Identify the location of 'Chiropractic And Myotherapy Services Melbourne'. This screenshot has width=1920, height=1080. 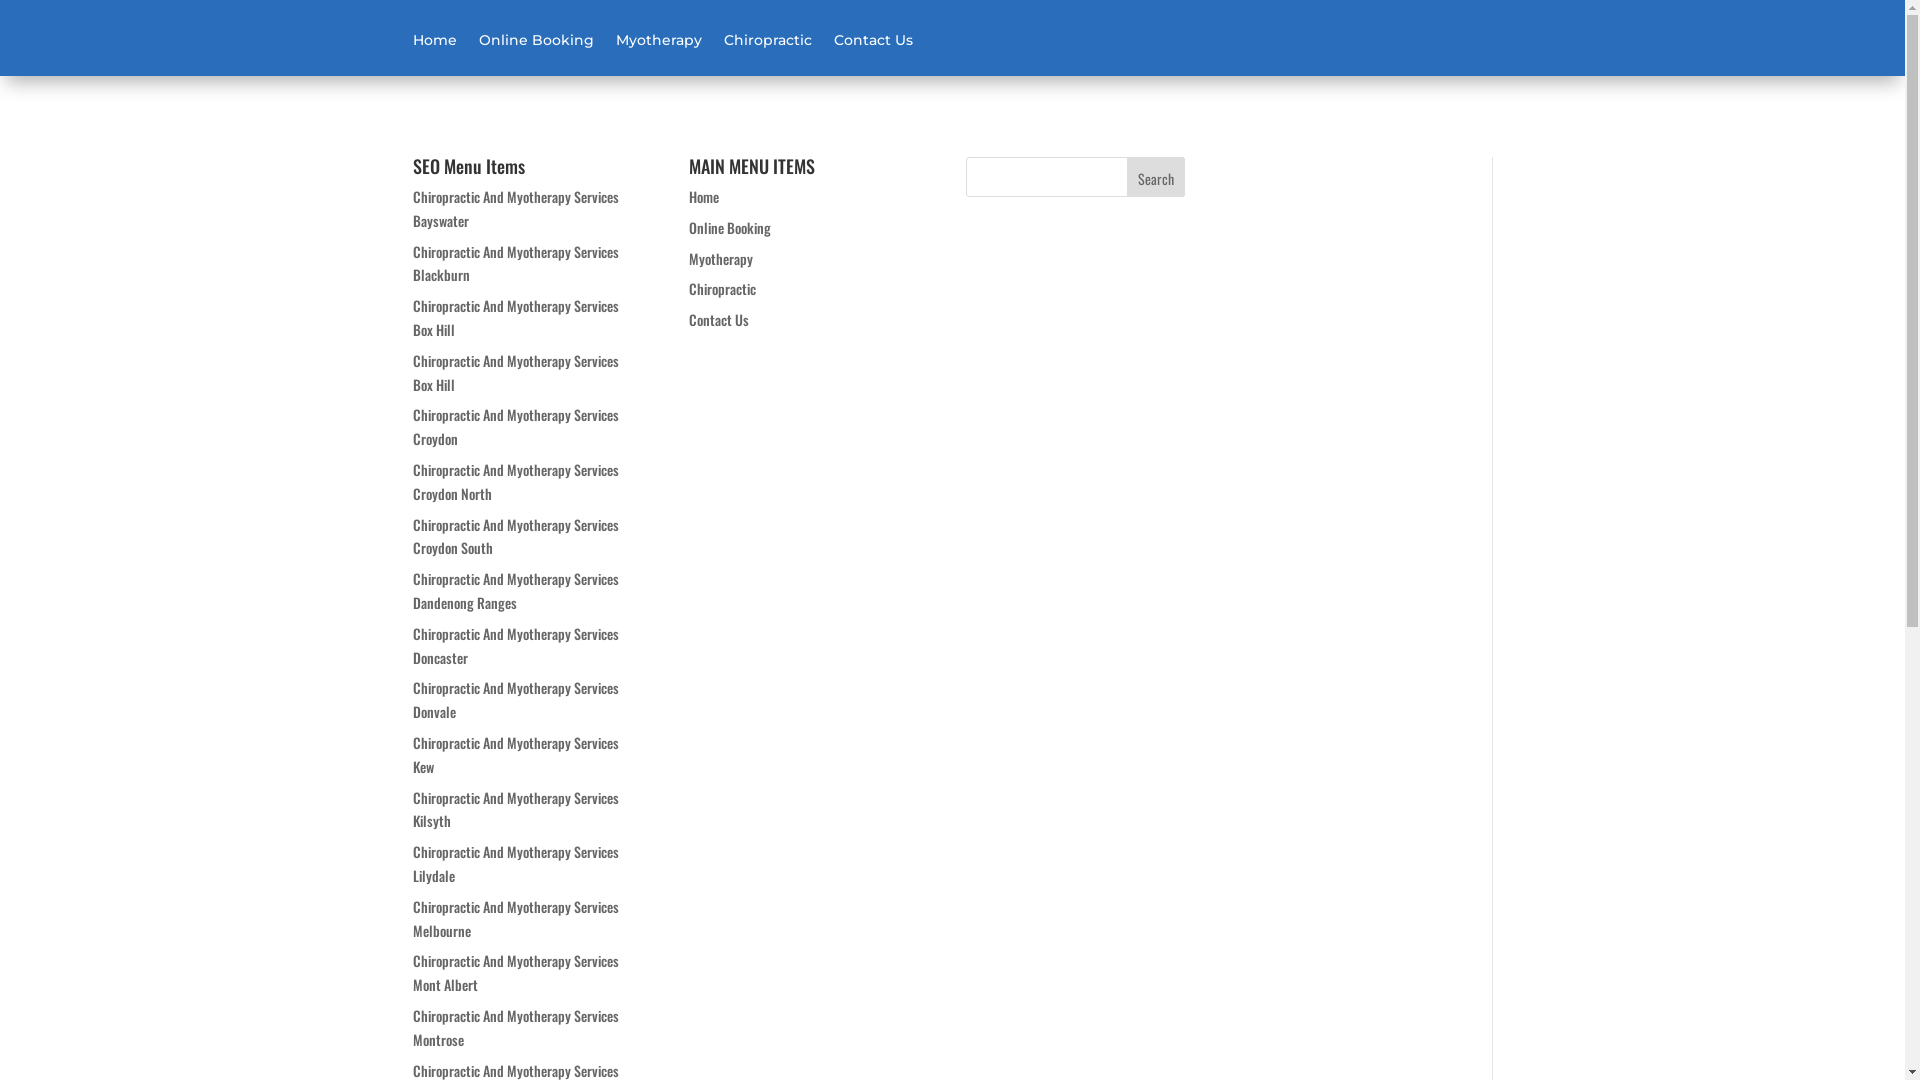
(514, 918).